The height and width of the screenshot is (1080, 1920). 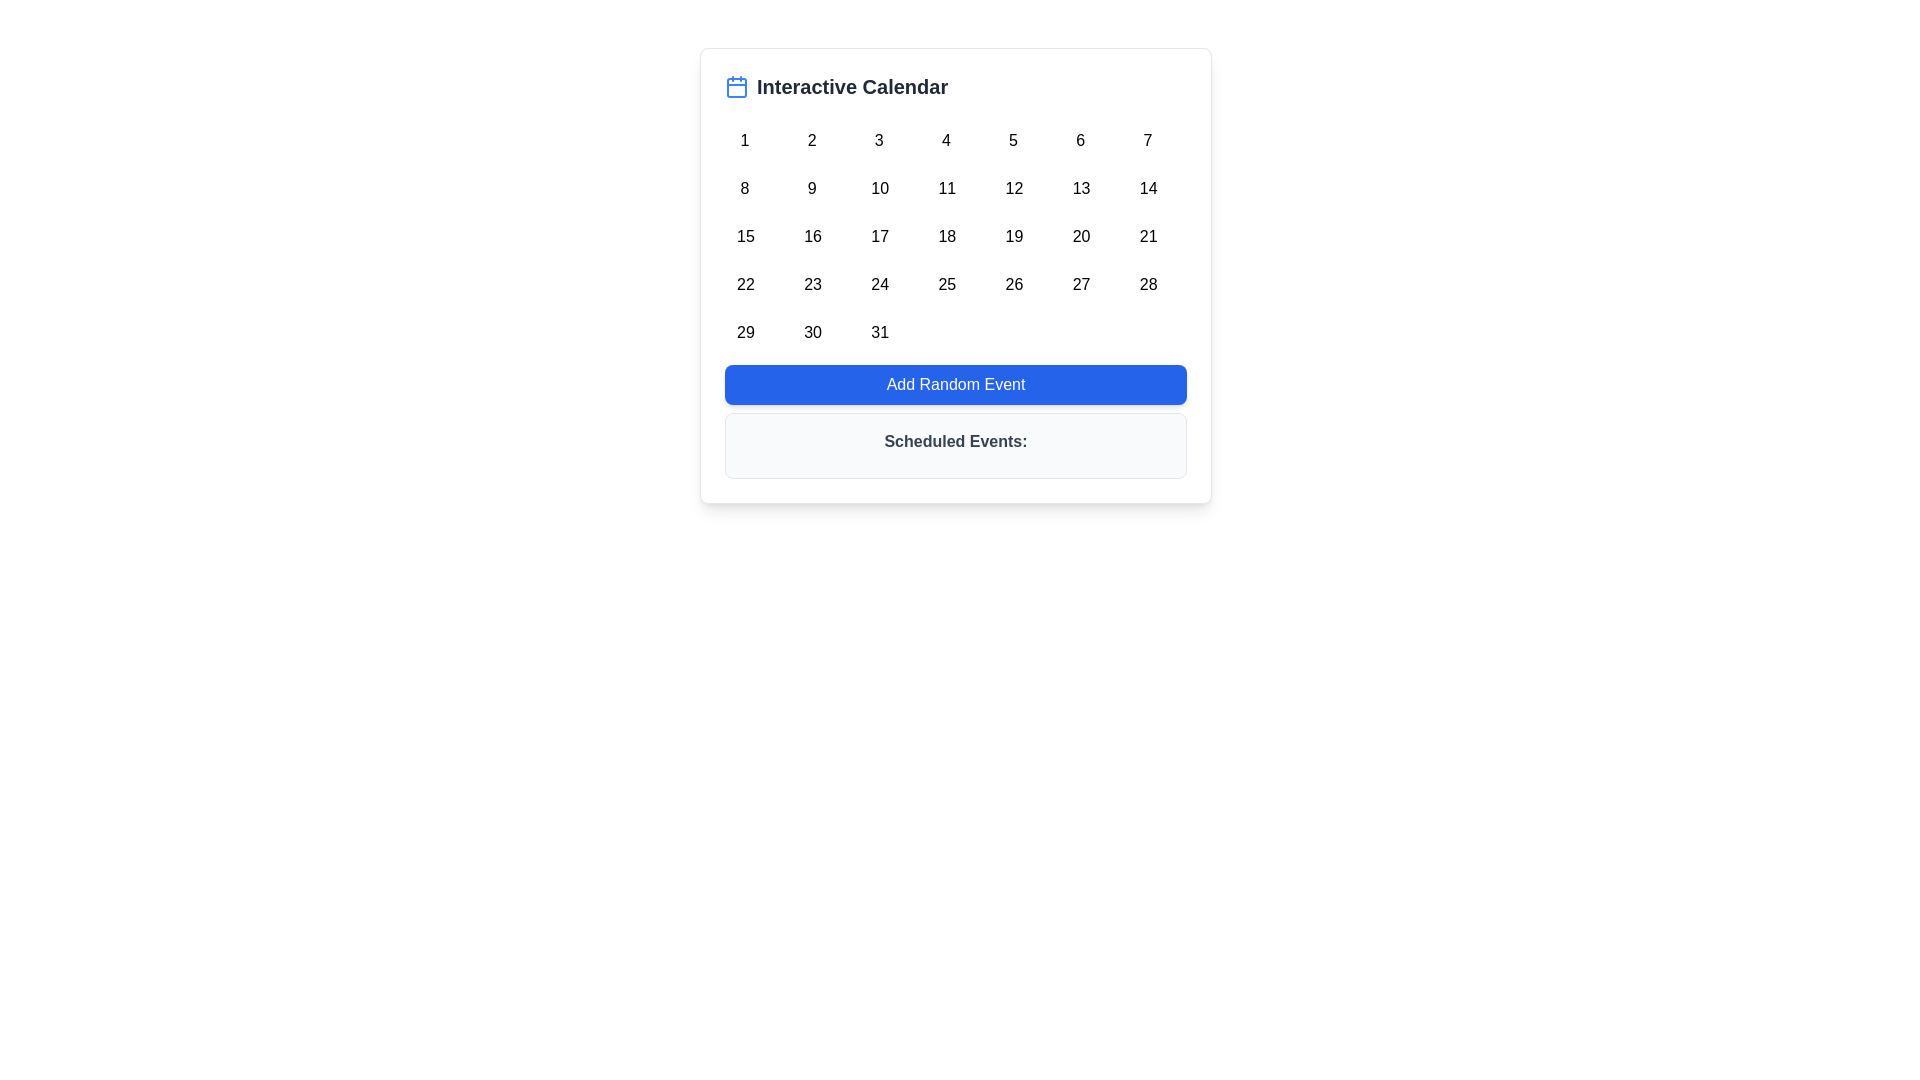 What do you see at coordinates (1147, 185) in the screenshot?
I see `the 14th date cell in the Interactive Calendar` at bounding box center [1147, 185].